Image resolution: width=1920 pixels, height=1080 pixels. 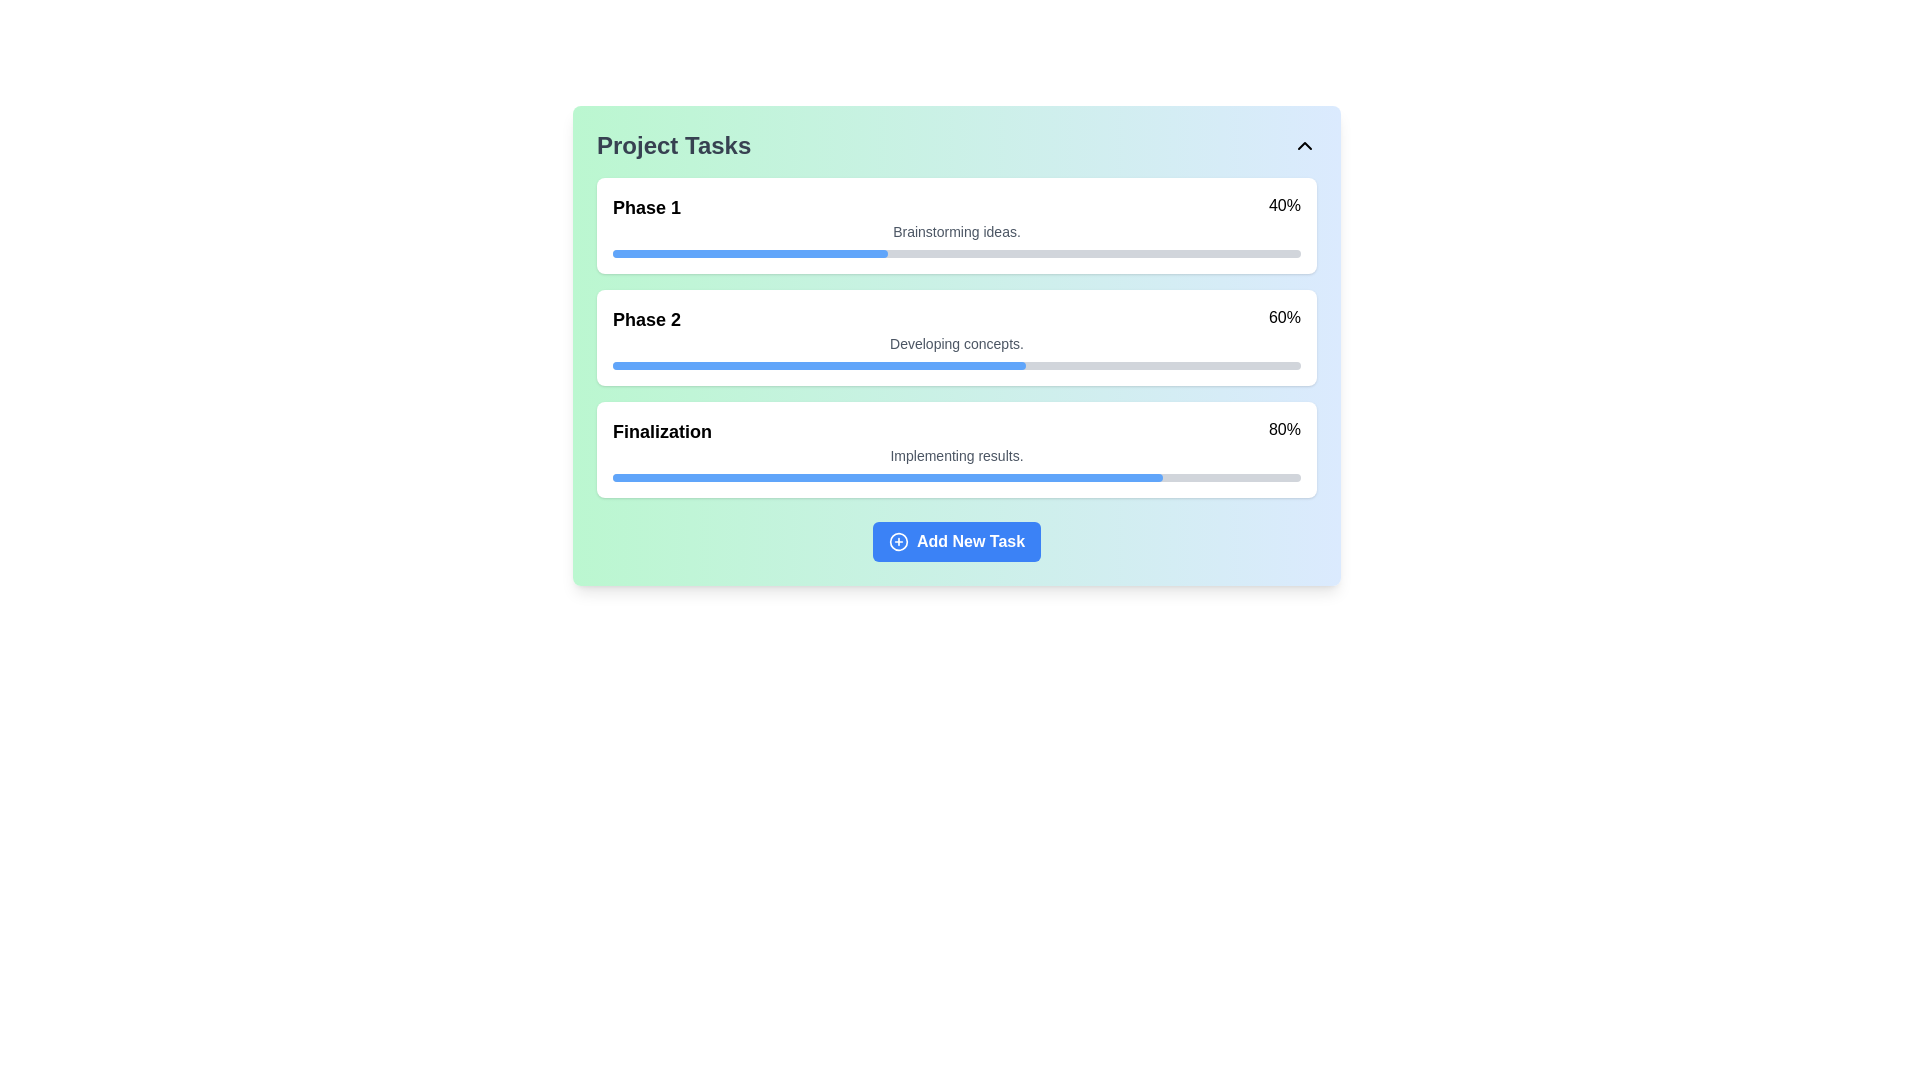 What do you see at coordinates (955, 455) in the screenshot?
I see `the text label displaying 'Implementing results.' which is located under the 'Finalization' header and part of the third task card in the 'Project Tasks' list` at bounding box center [955, 455].